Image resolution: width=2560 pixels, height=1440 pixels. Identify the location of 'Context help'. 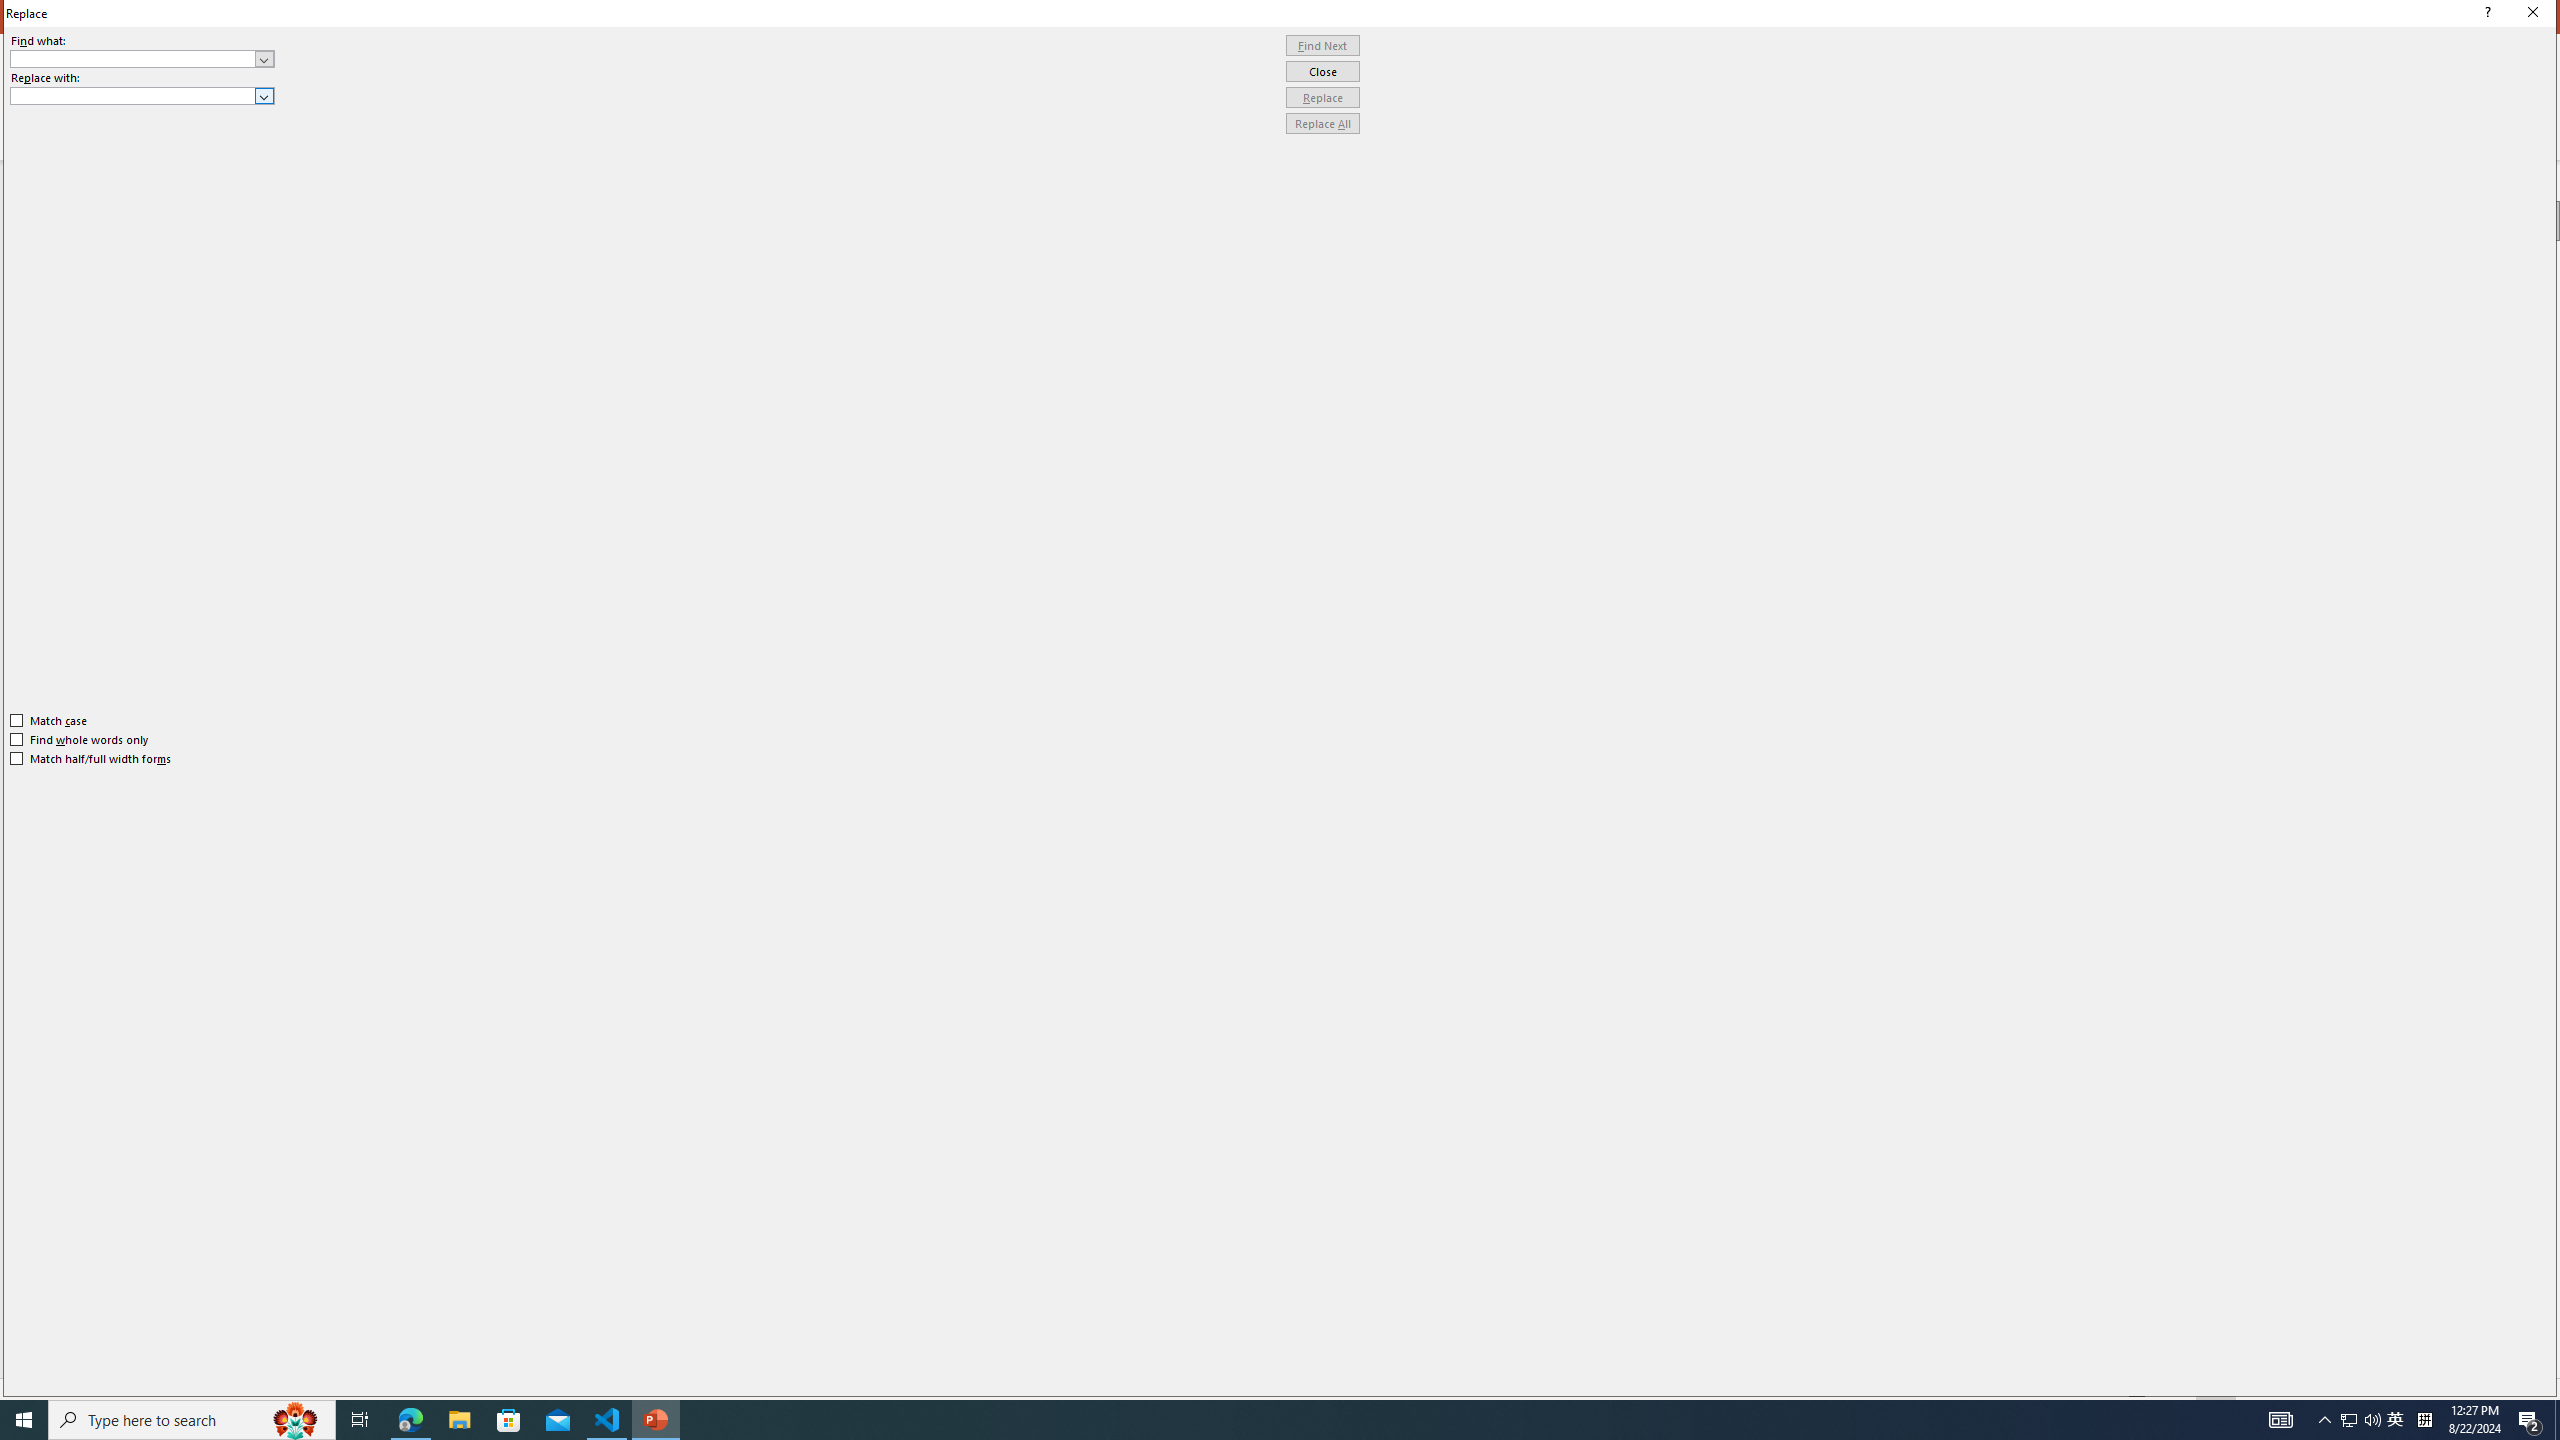
(2484, 15).